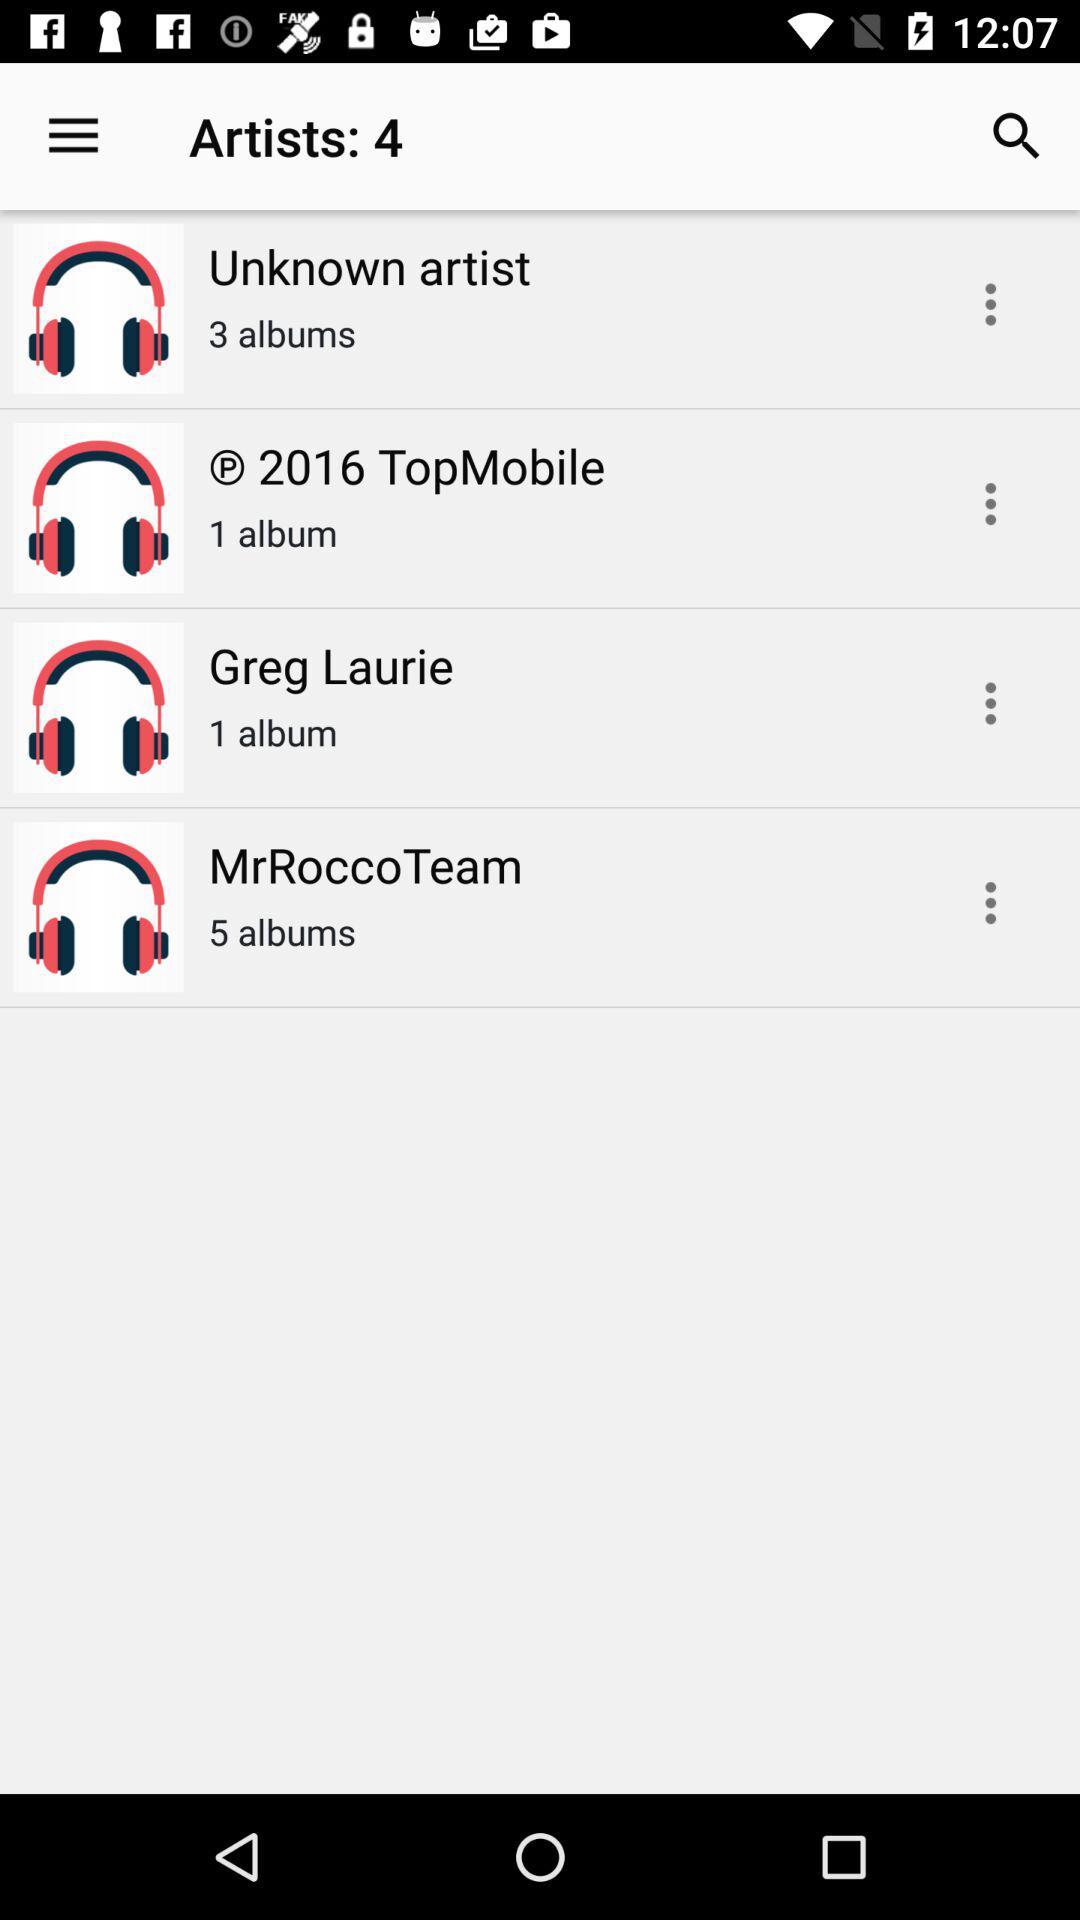 The height and width of the screenshot is (1920, 1080). What do you see at coordinates (990, 703) in the screenshot?
I see `display options for artist entry` at bounding box center [990, 703].